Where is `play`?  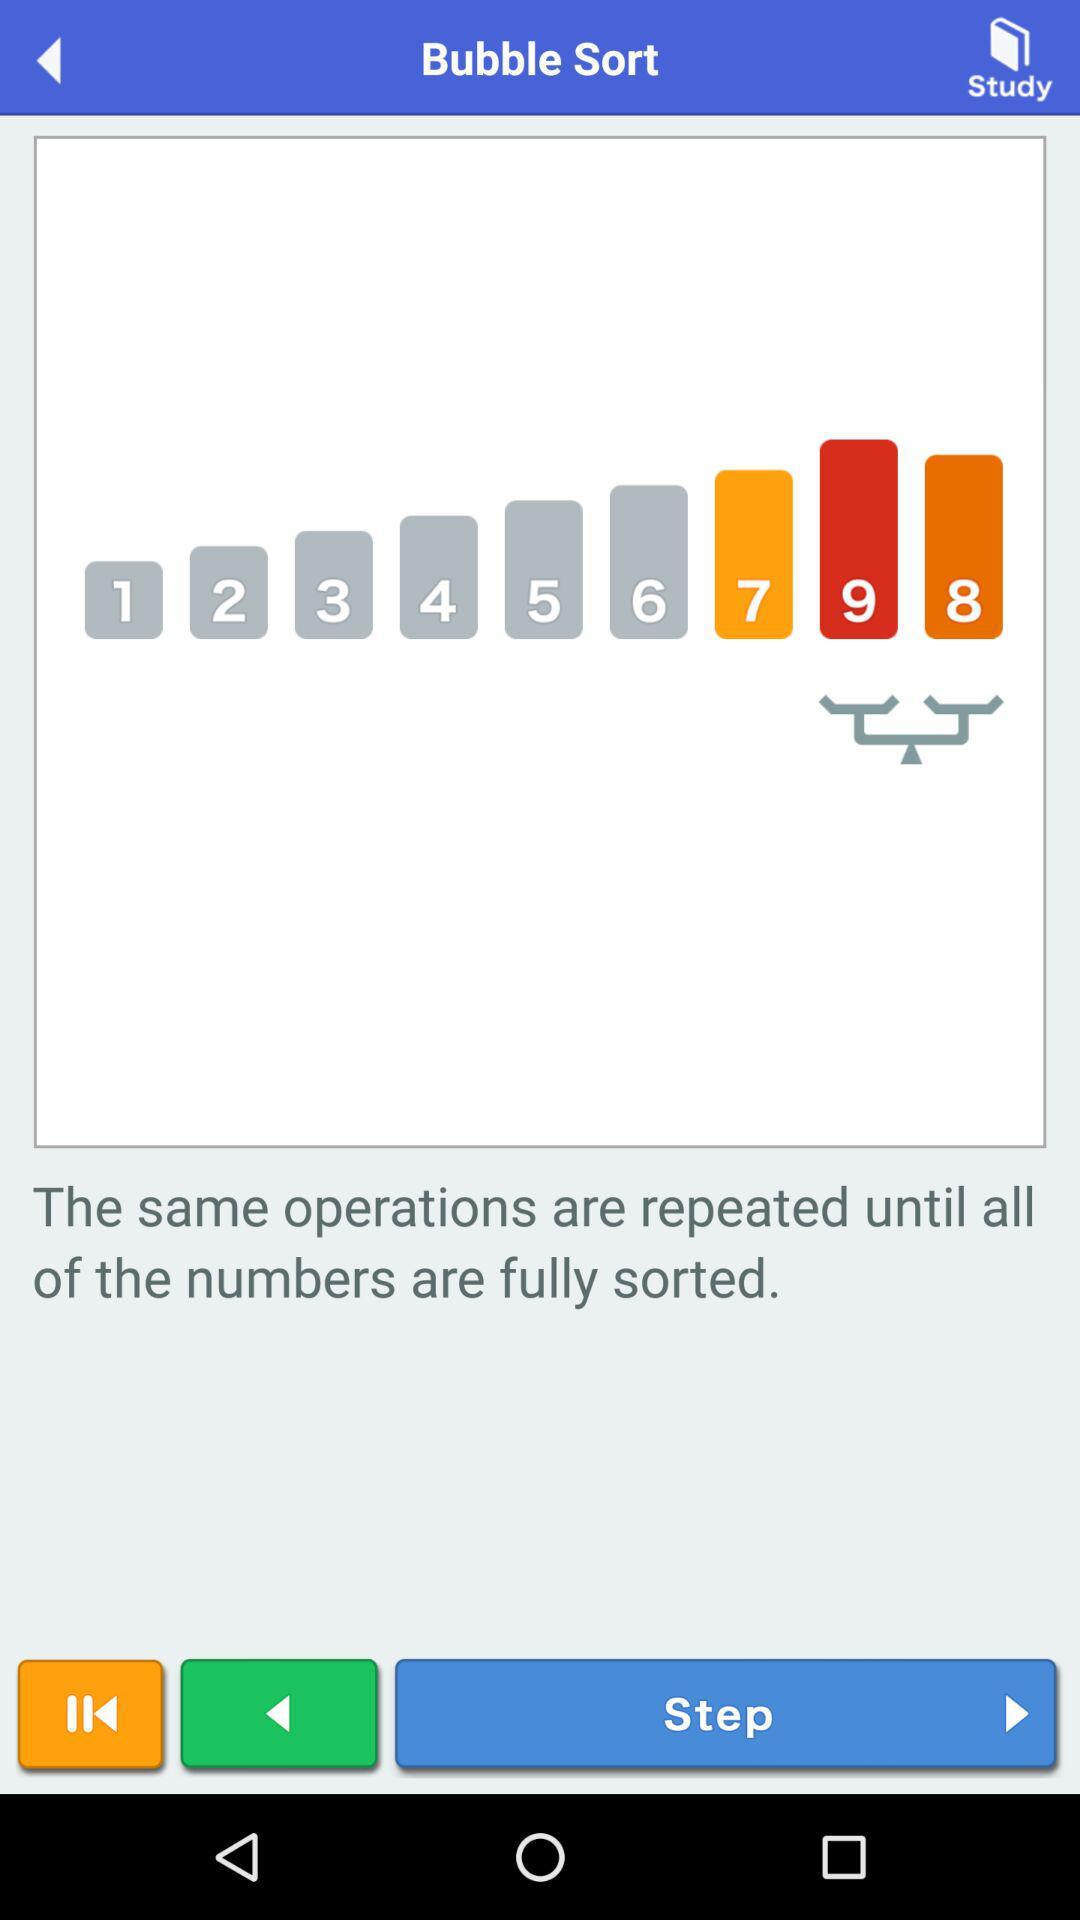 play is located at coordinates (281, 1716).